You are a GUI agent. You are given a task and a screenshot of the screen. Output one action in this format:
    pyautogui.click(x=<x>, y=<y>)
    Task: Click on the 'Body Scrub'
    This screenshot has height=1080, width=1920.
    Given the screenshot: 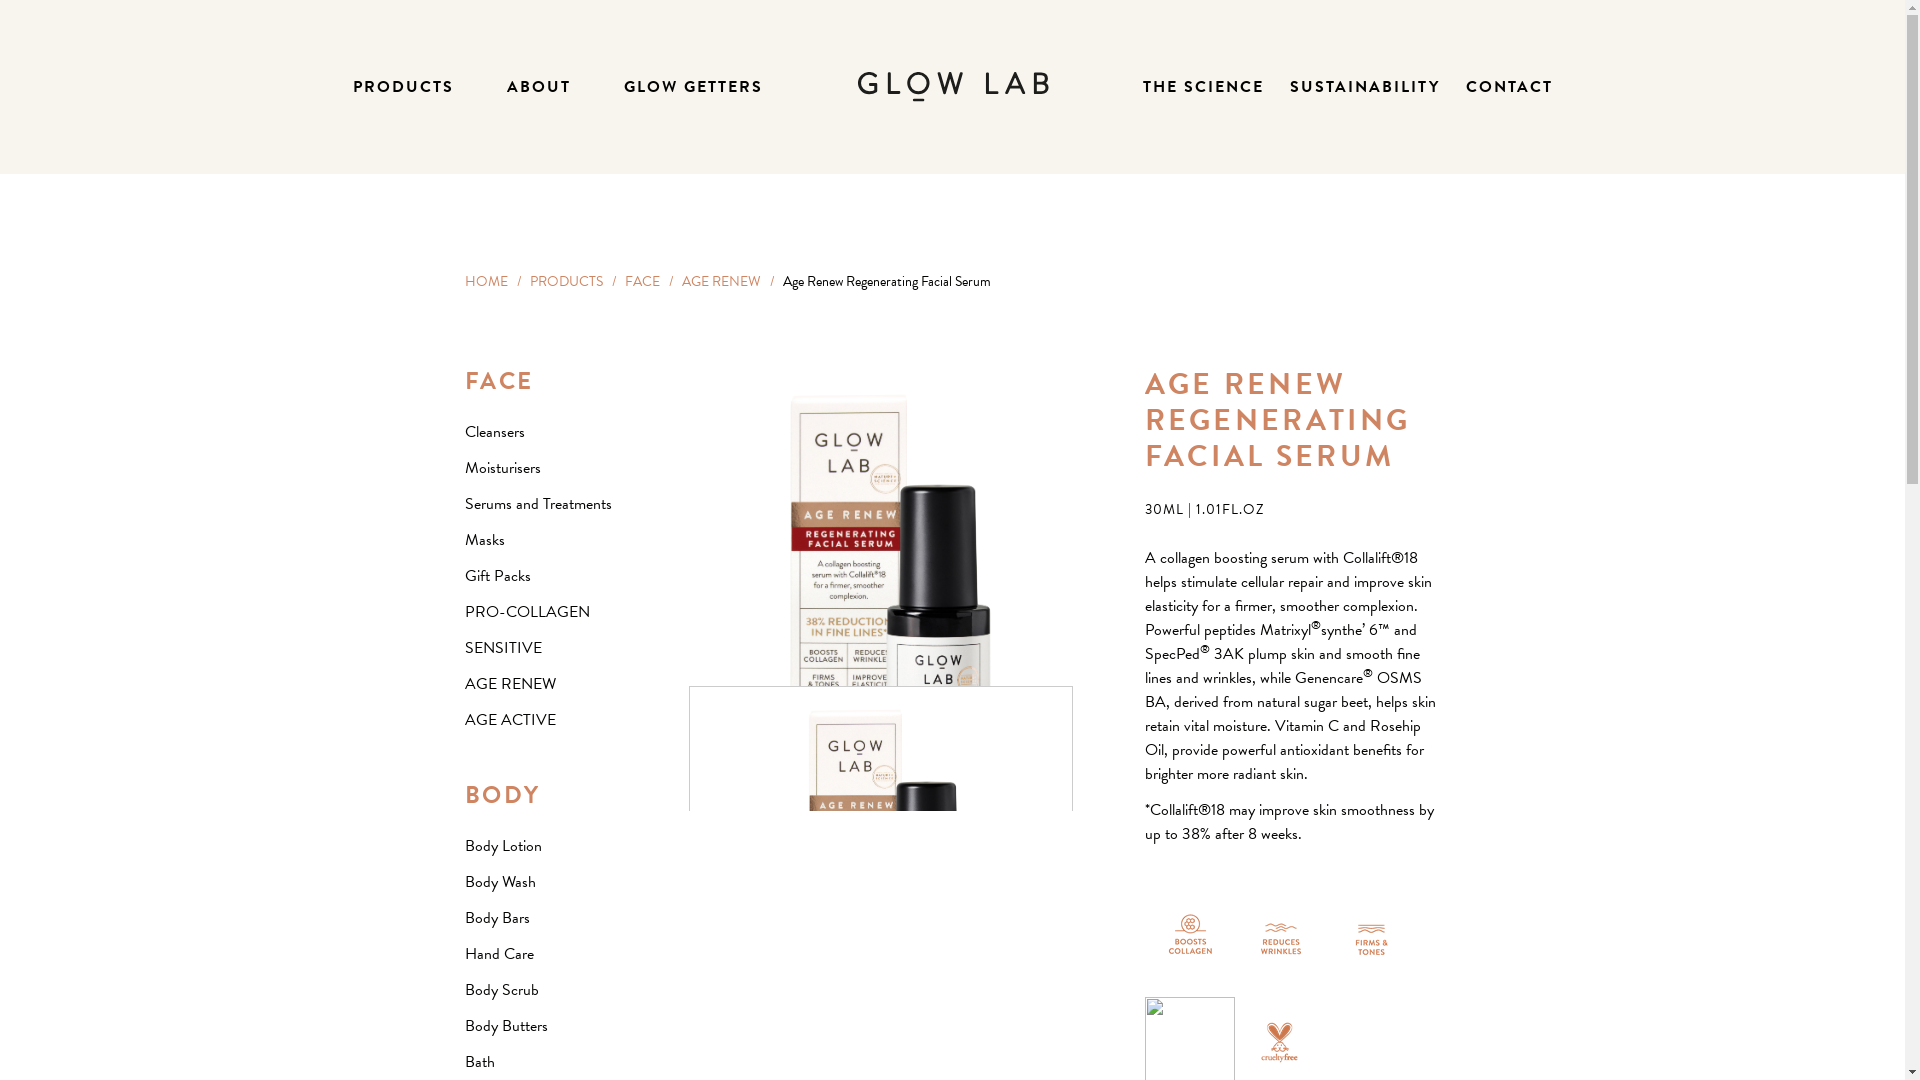 What is the action you would take?
    pyautogui.click(x=500, y=990)
    